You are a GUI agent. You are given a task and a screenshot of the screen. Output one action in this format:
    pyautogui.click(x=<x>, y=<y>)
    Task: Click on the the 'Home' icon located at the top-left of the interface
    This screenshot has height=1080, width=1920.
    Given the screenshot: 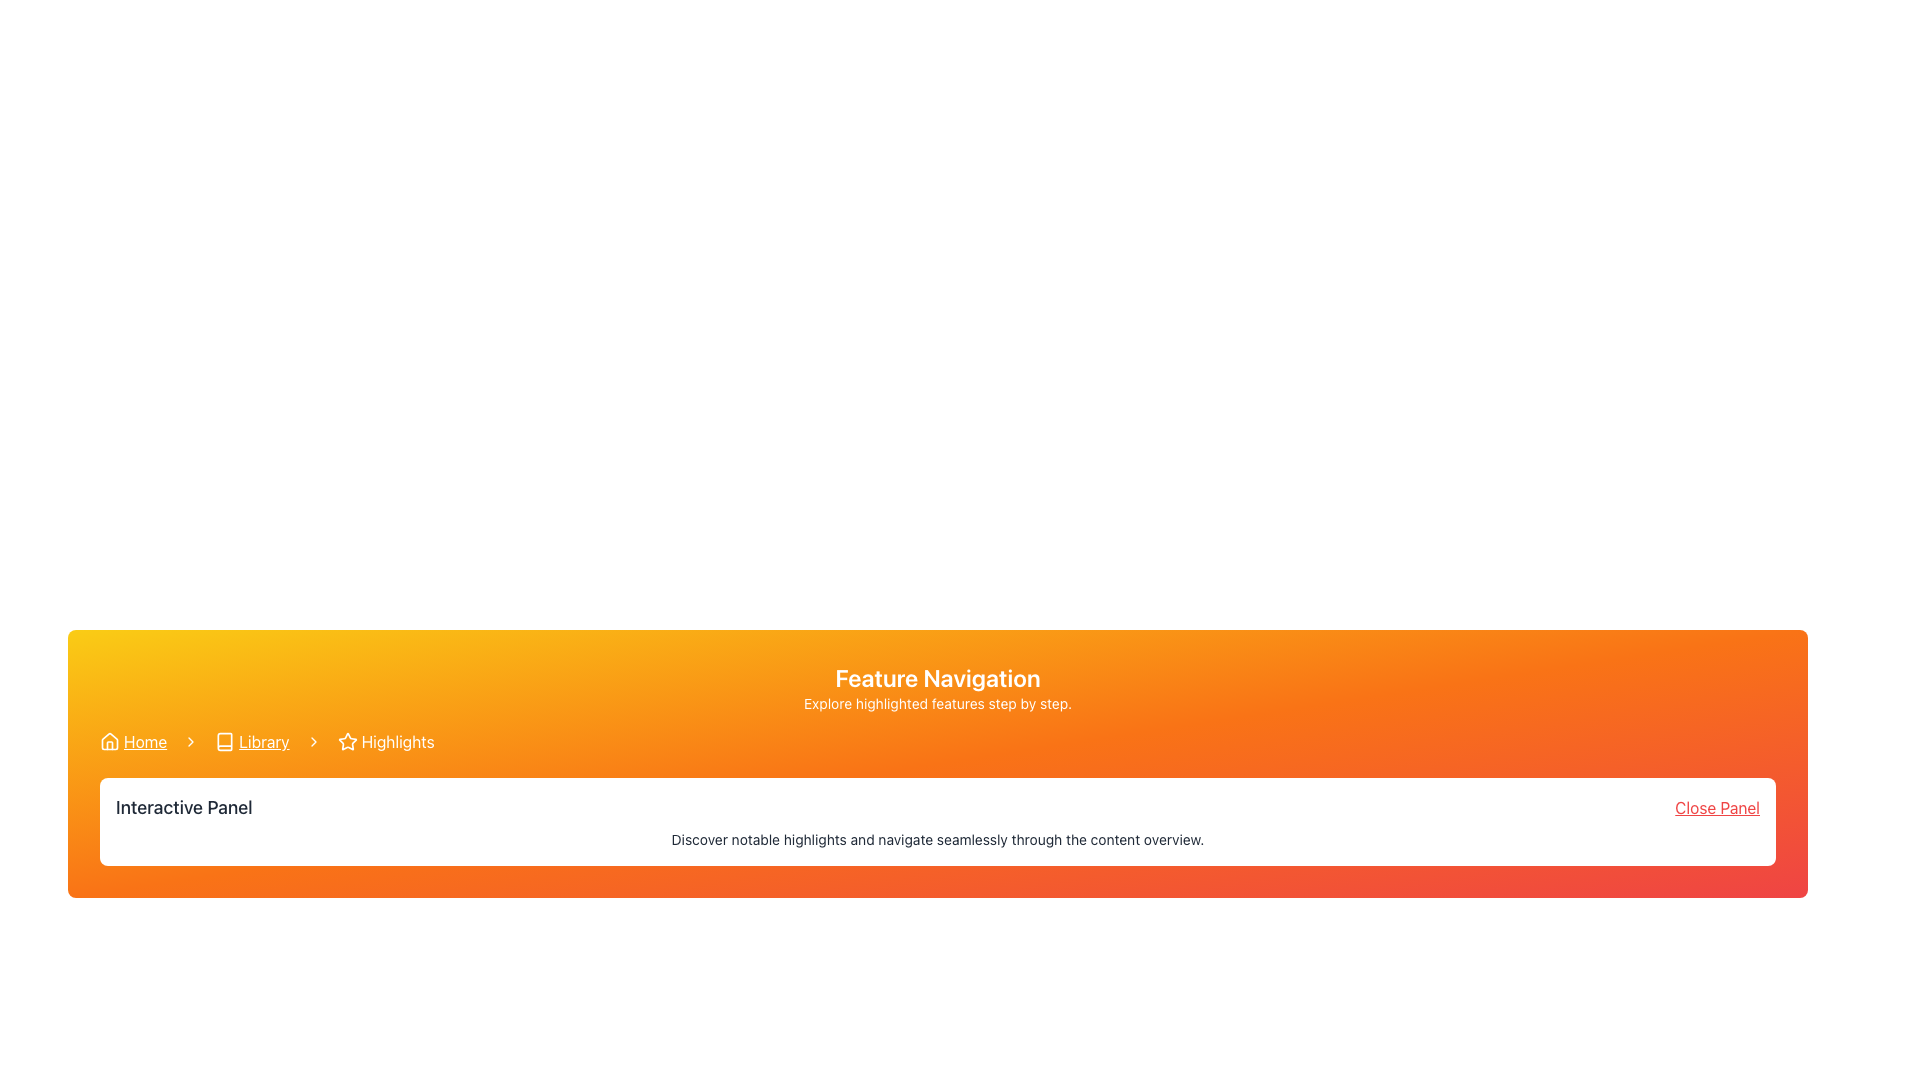 What is the action you would take?
    pyautogui.click(x=109, y=741)
    